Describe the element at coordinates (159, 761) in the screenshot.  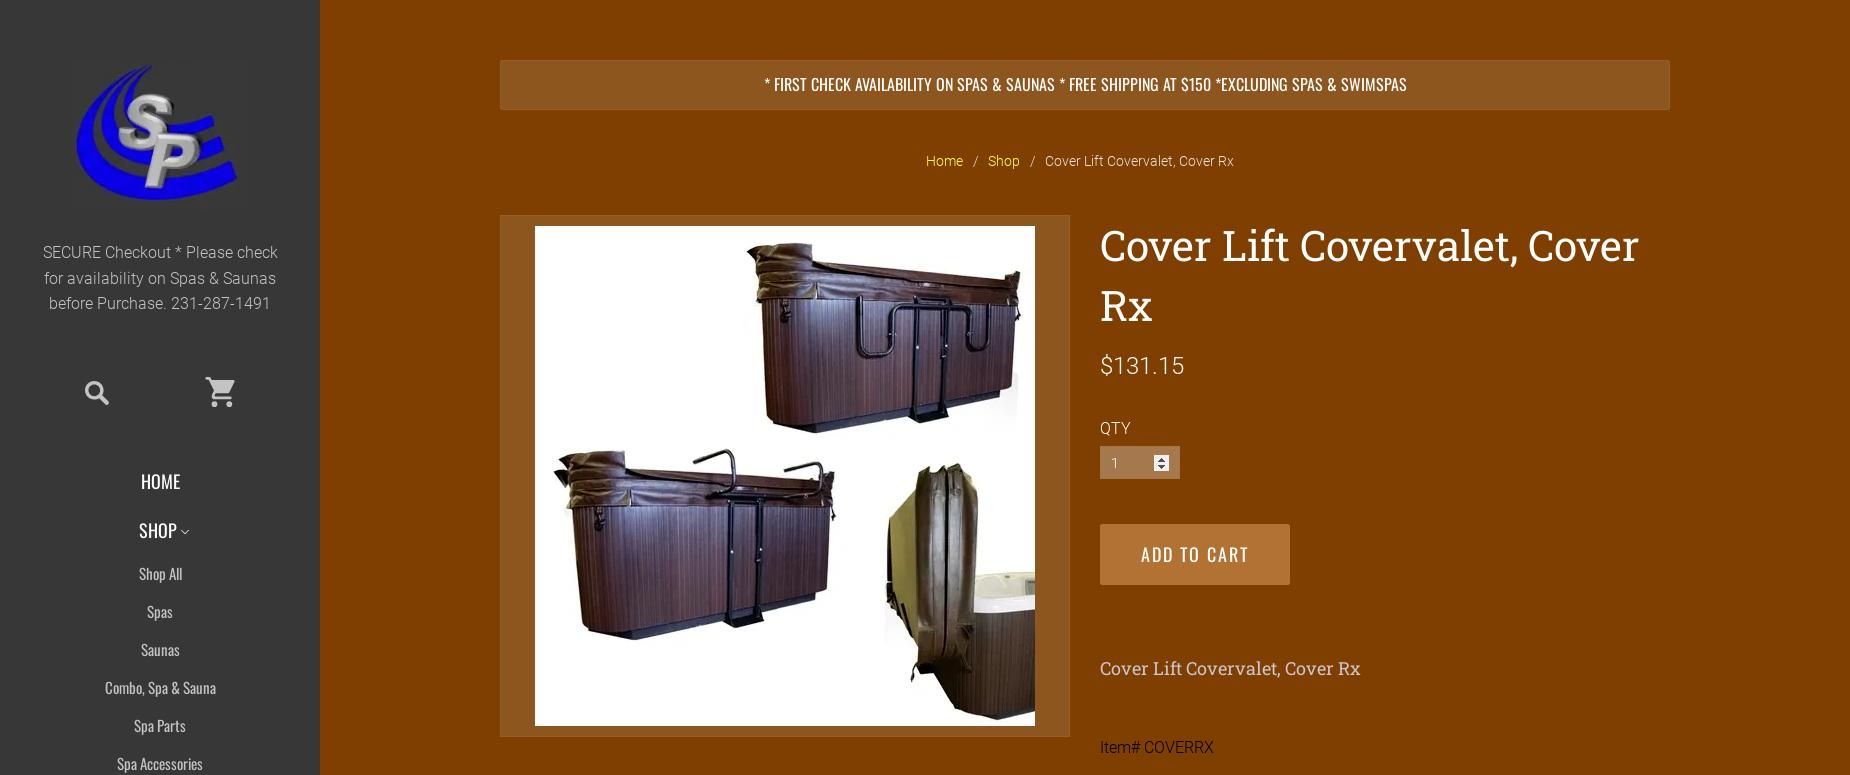
I see `'Spa Accessories'` at that location.